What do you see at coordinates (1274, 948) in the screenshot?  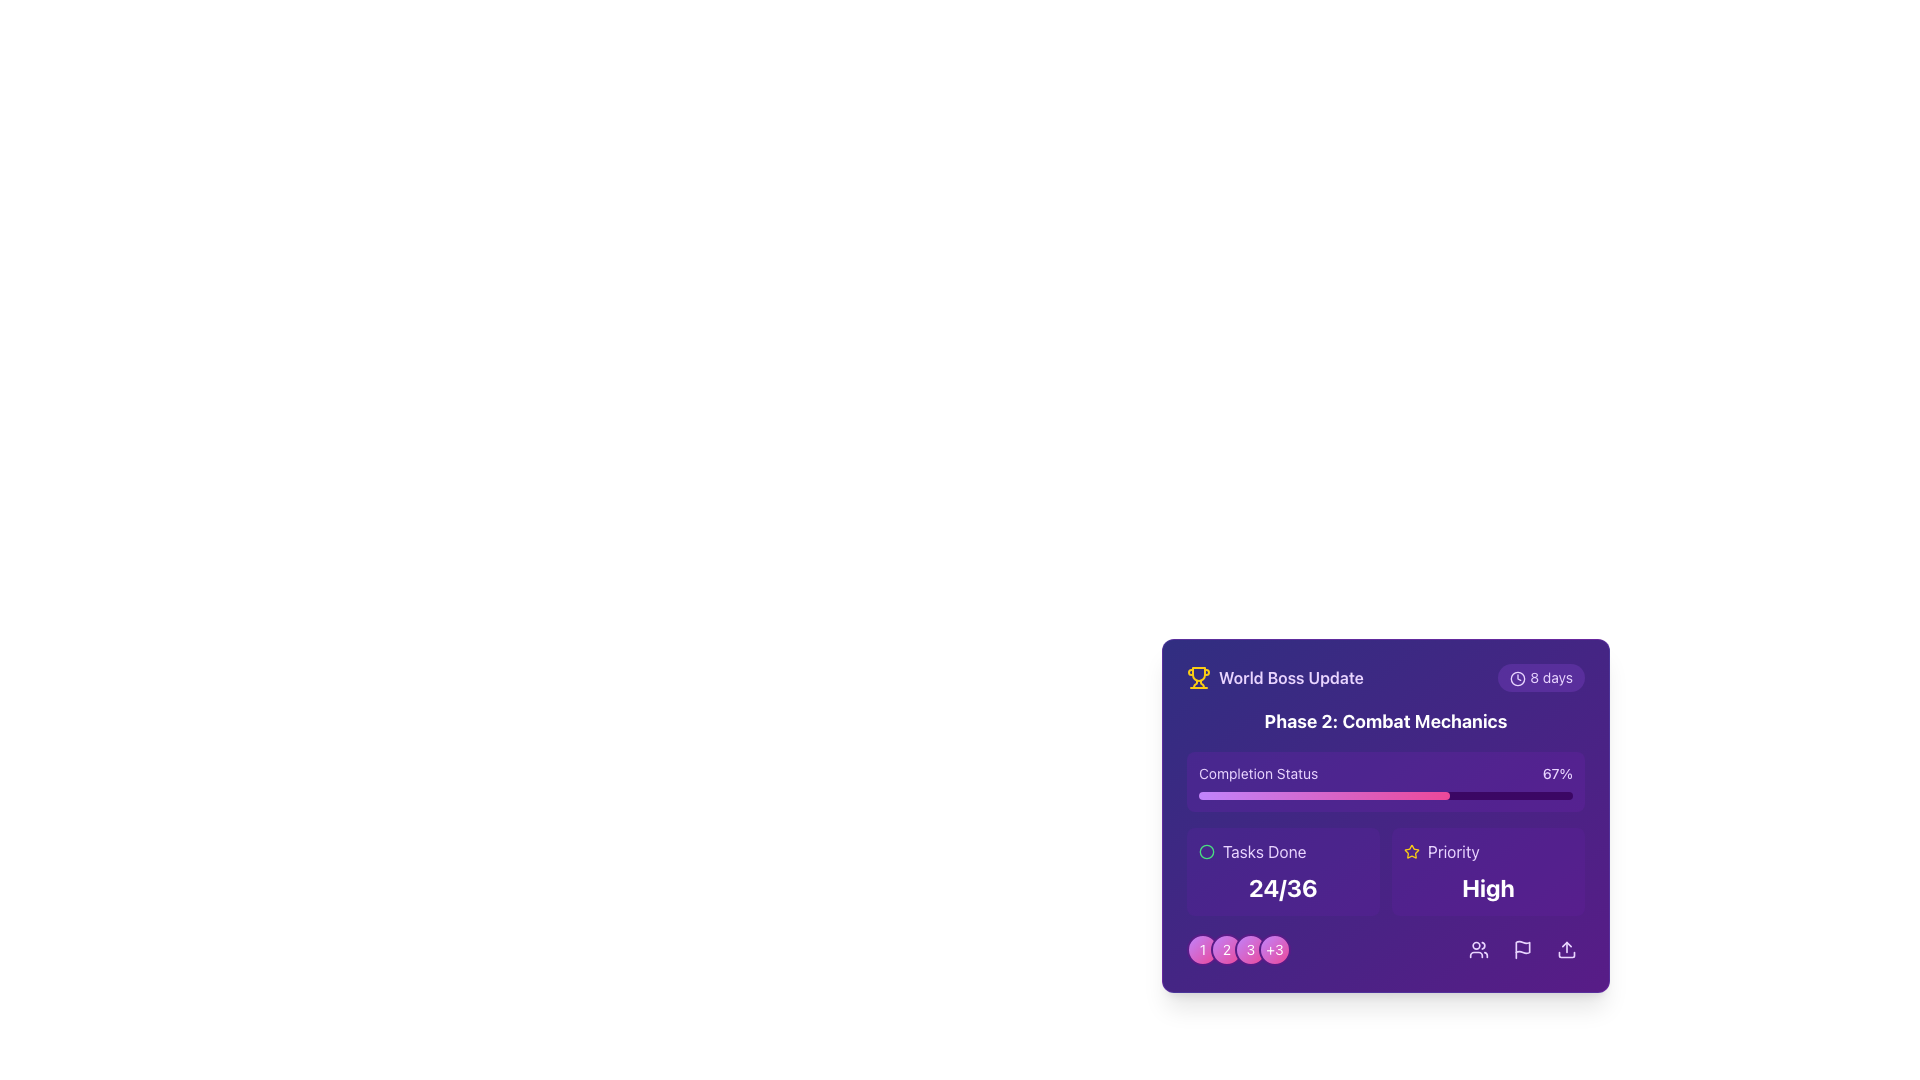 I see `the circular button with a gradient background transitioning from purple to pink, containing the text '+3' in white, located at the bottom left of a card` at bounding box center [1274, 948].